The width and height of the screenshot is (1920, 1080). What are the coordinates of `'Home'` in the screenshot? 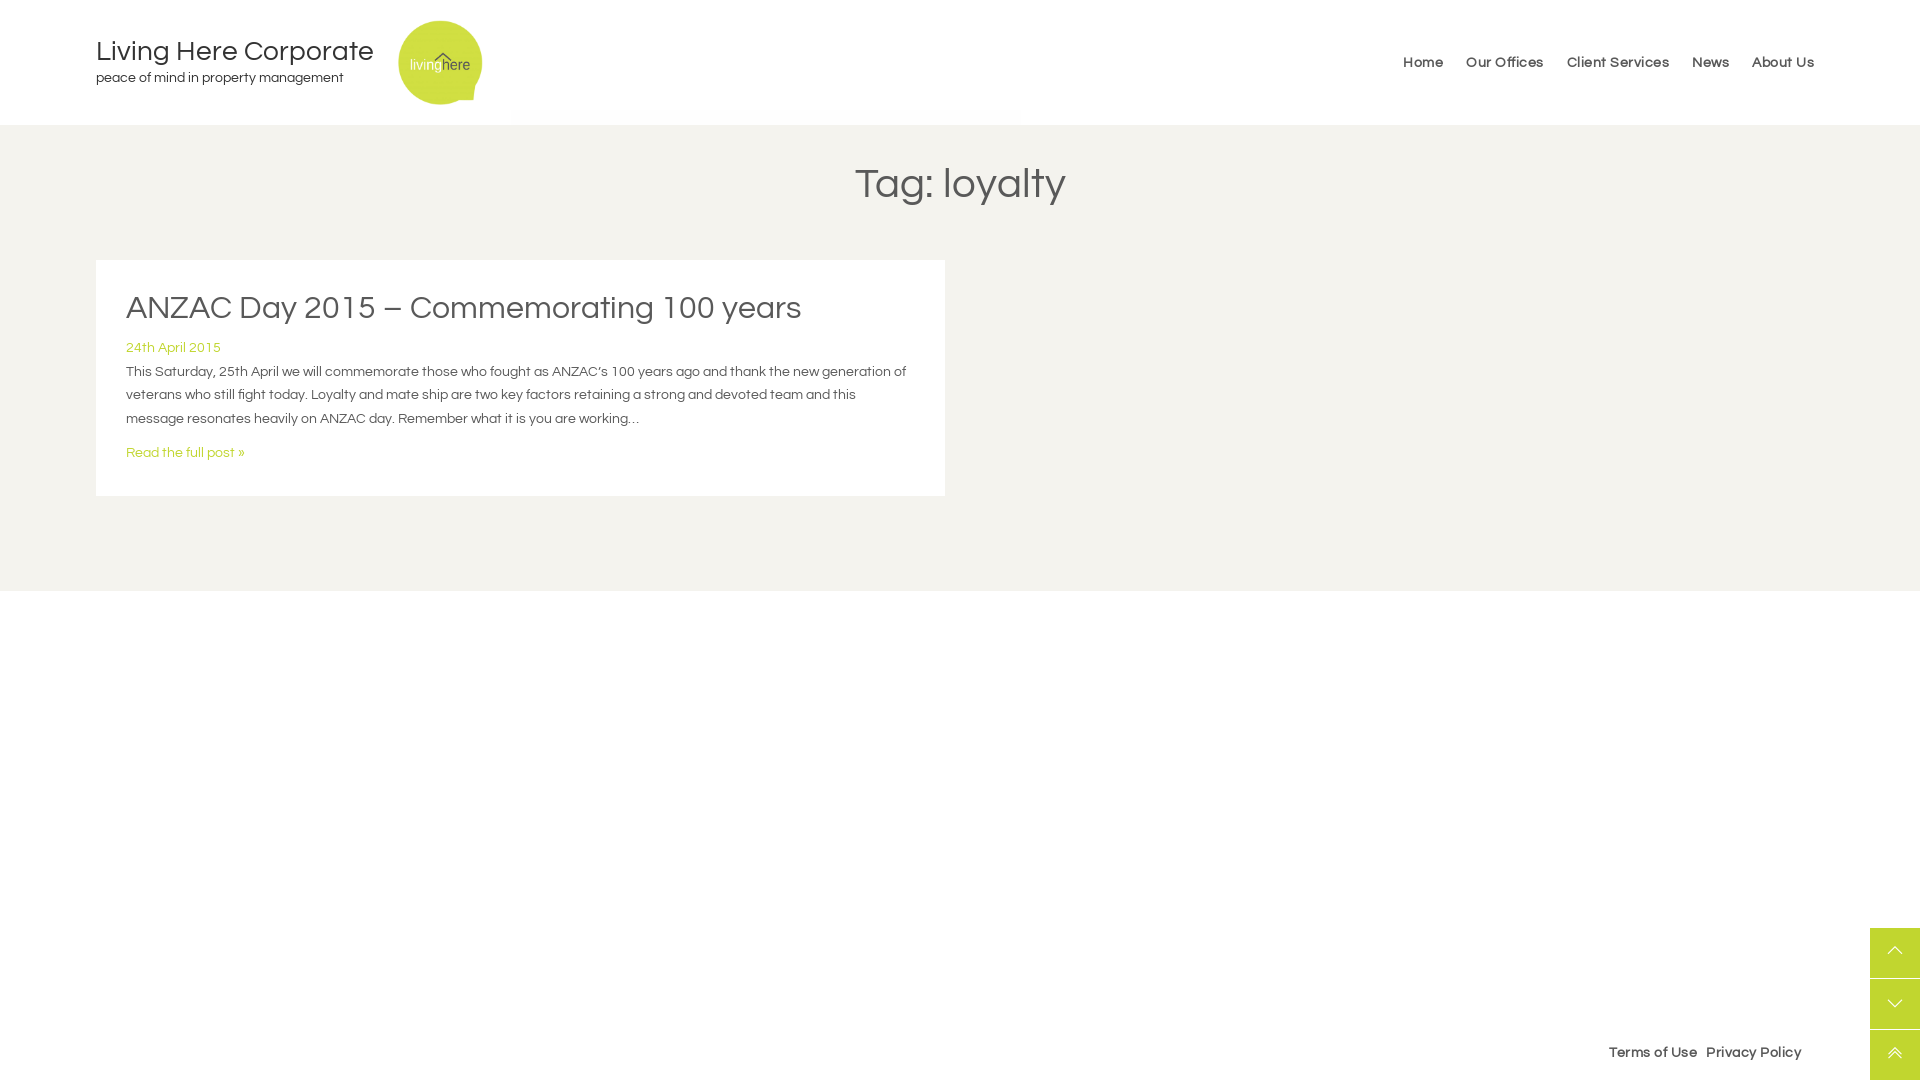 It's located at (1421, 60).